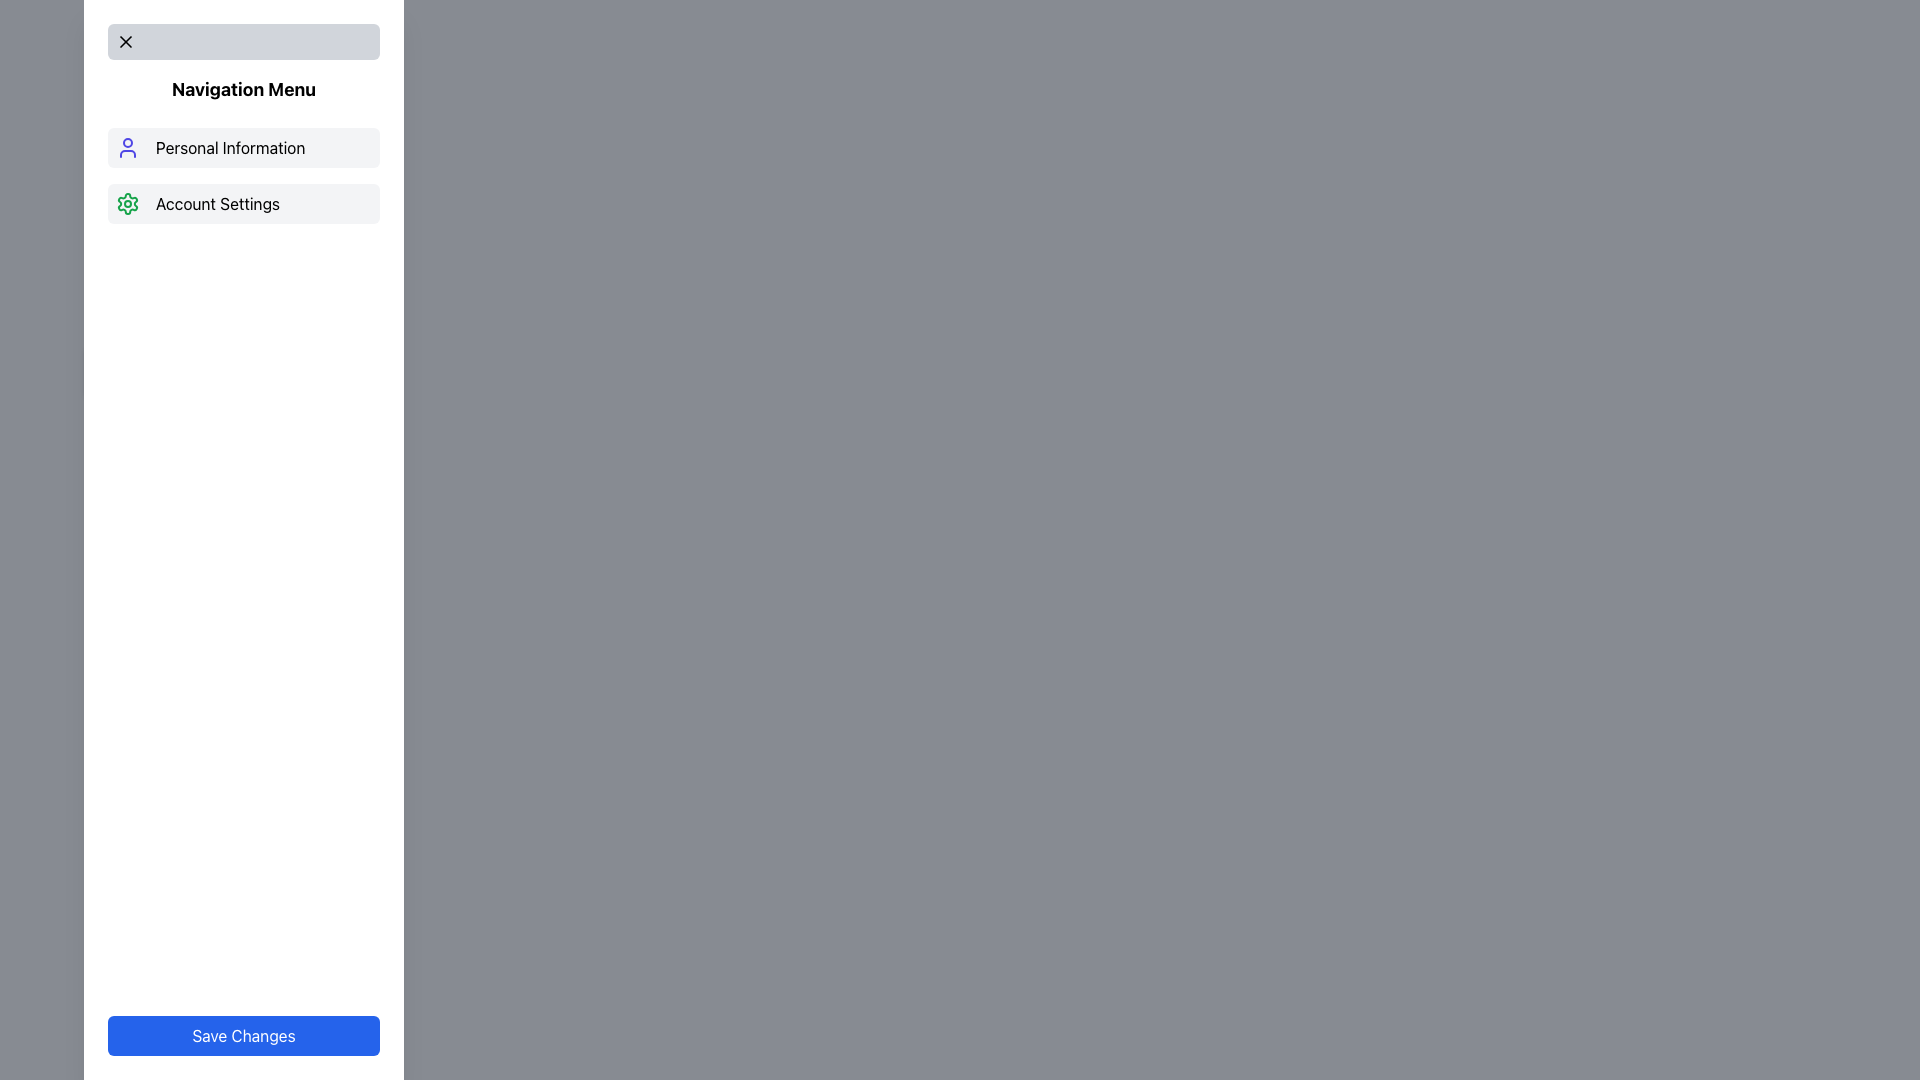 Image resolution: width=1920 pixels, height=1080 pixels. I want to click on the close button located at the top-left of the page, so click(124, 42).